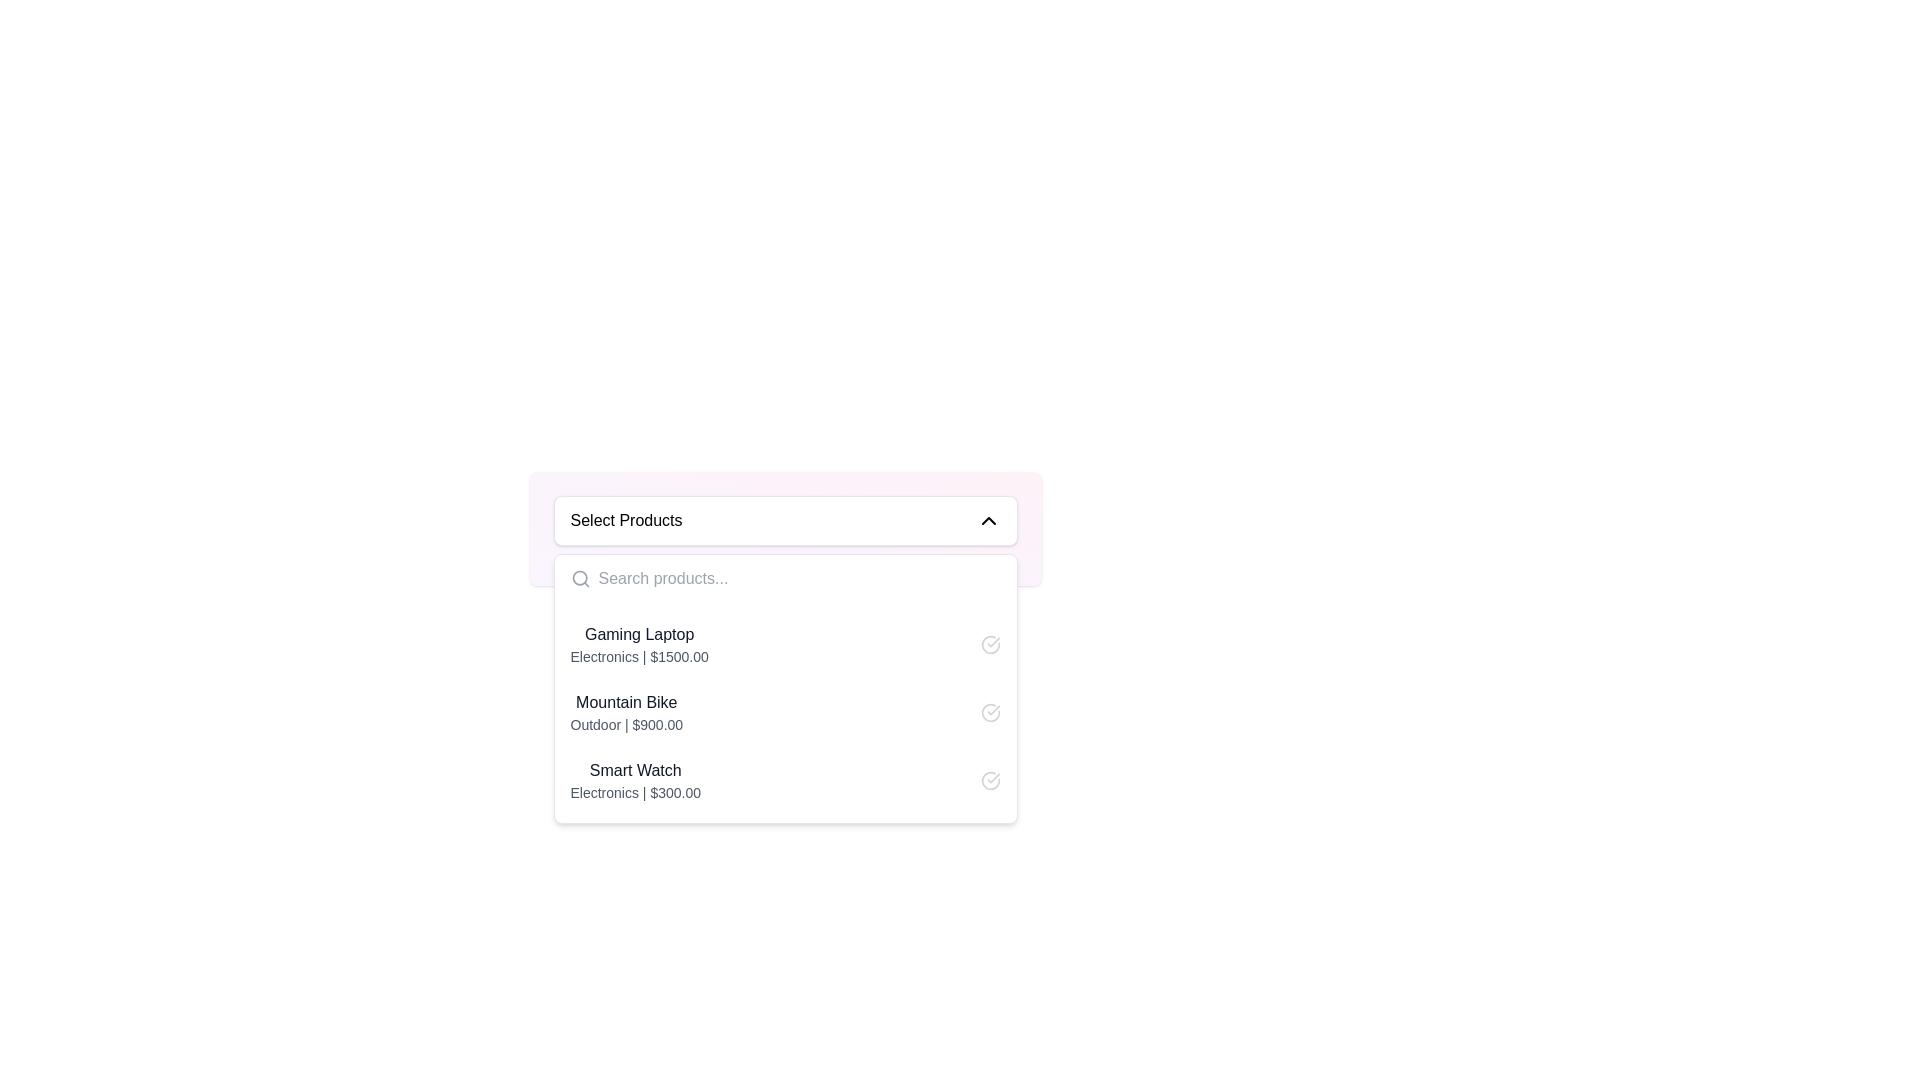 Image resolution: width=1920 pixels, height=1080 pixels. I want to click on the text label 'Mountain Bike' in the dropdown list, which appears styled in dark gray with medium font weight, located as the second item after 'Gaming Laptop', so click(625, 701).